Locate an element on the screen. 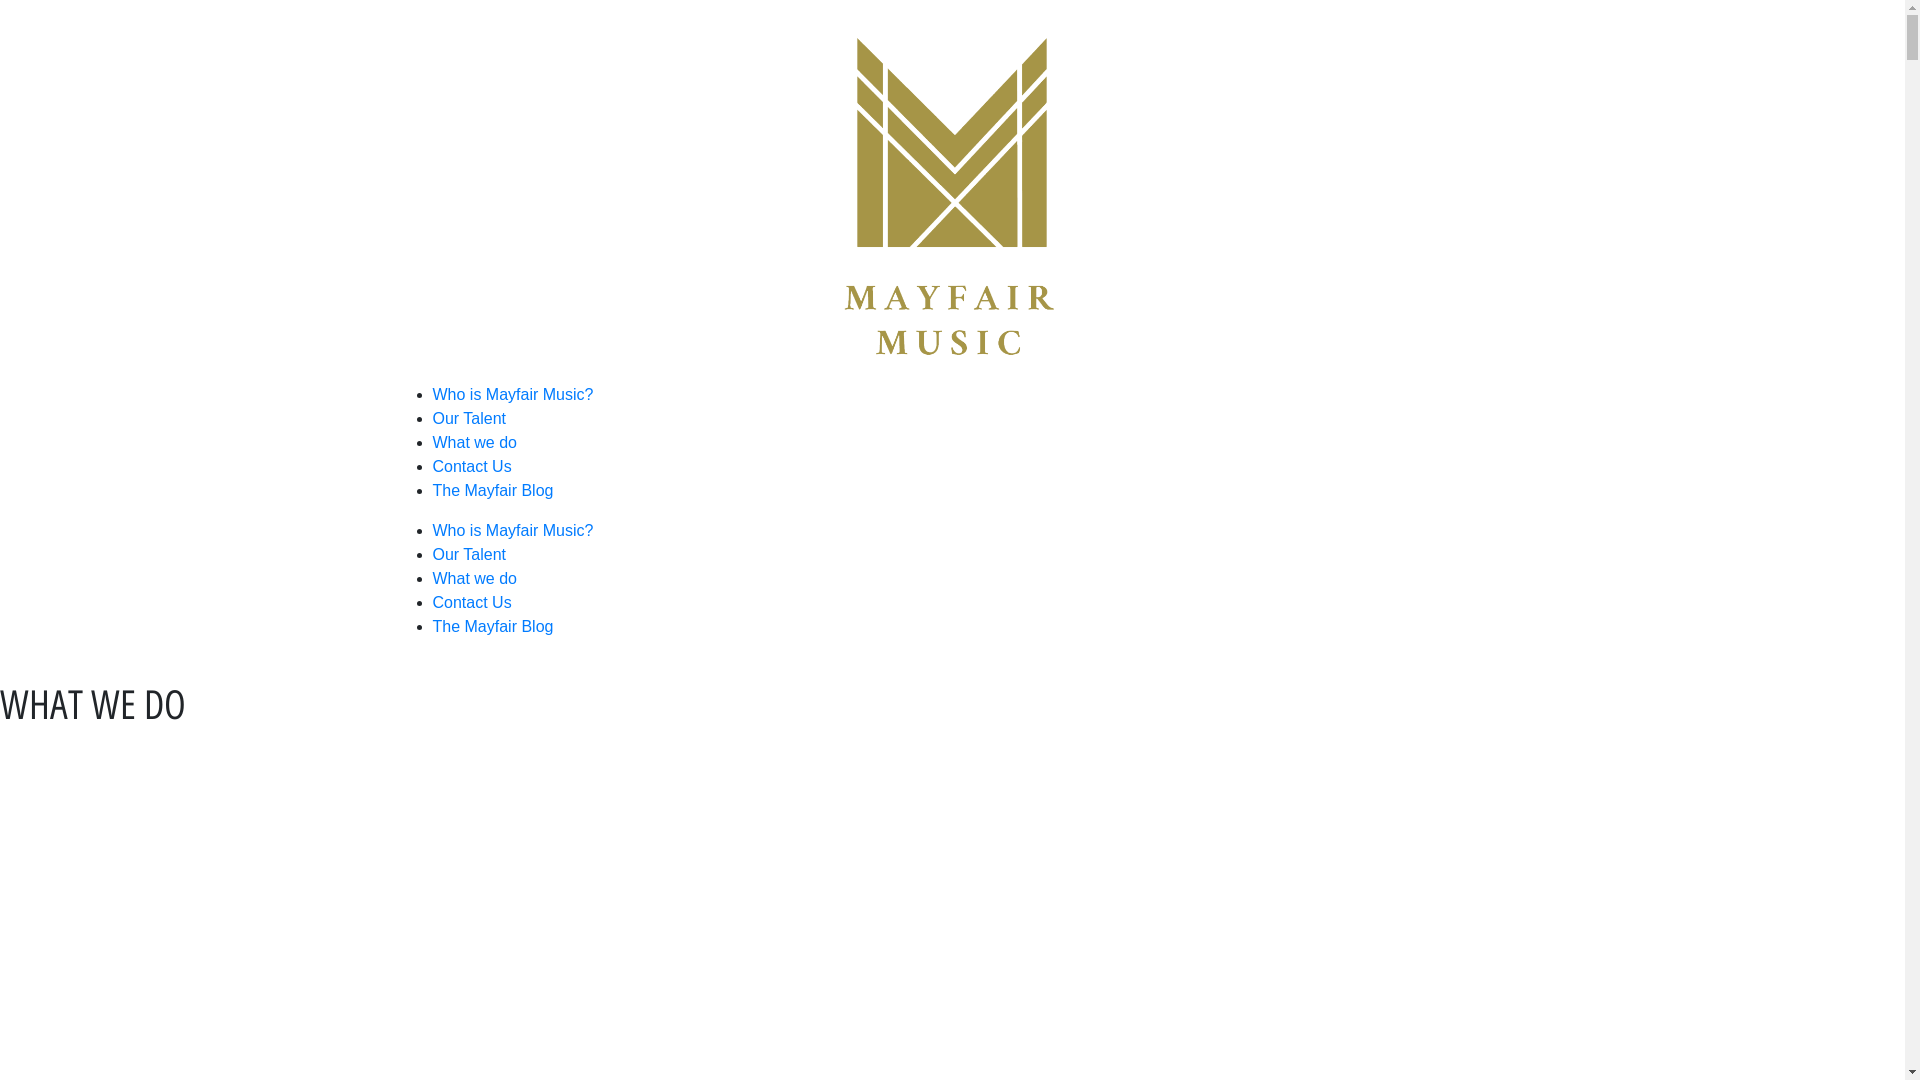  'What we do' is located at coordinates (473, 441).